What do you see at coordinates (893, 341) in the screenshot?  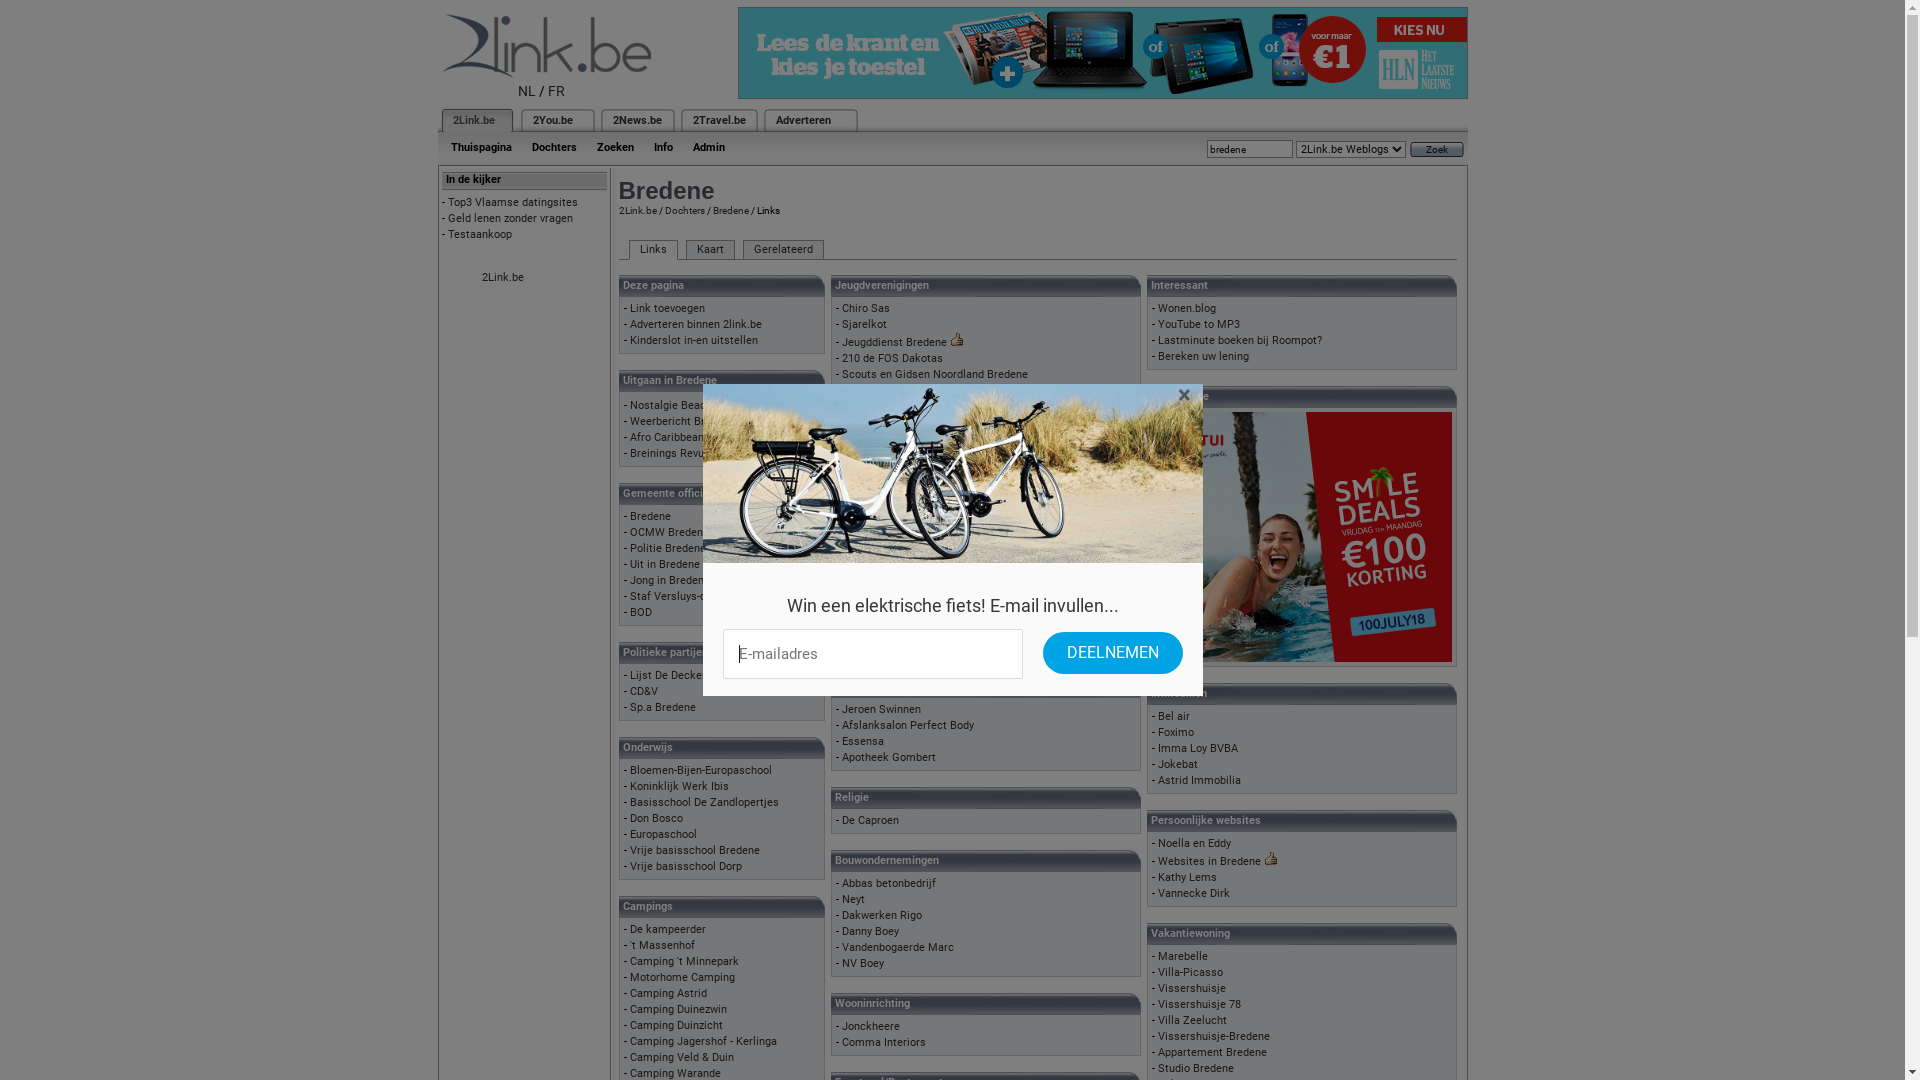 I see `'Jeugddienst Bredene'` at bounding box center [893, 341].